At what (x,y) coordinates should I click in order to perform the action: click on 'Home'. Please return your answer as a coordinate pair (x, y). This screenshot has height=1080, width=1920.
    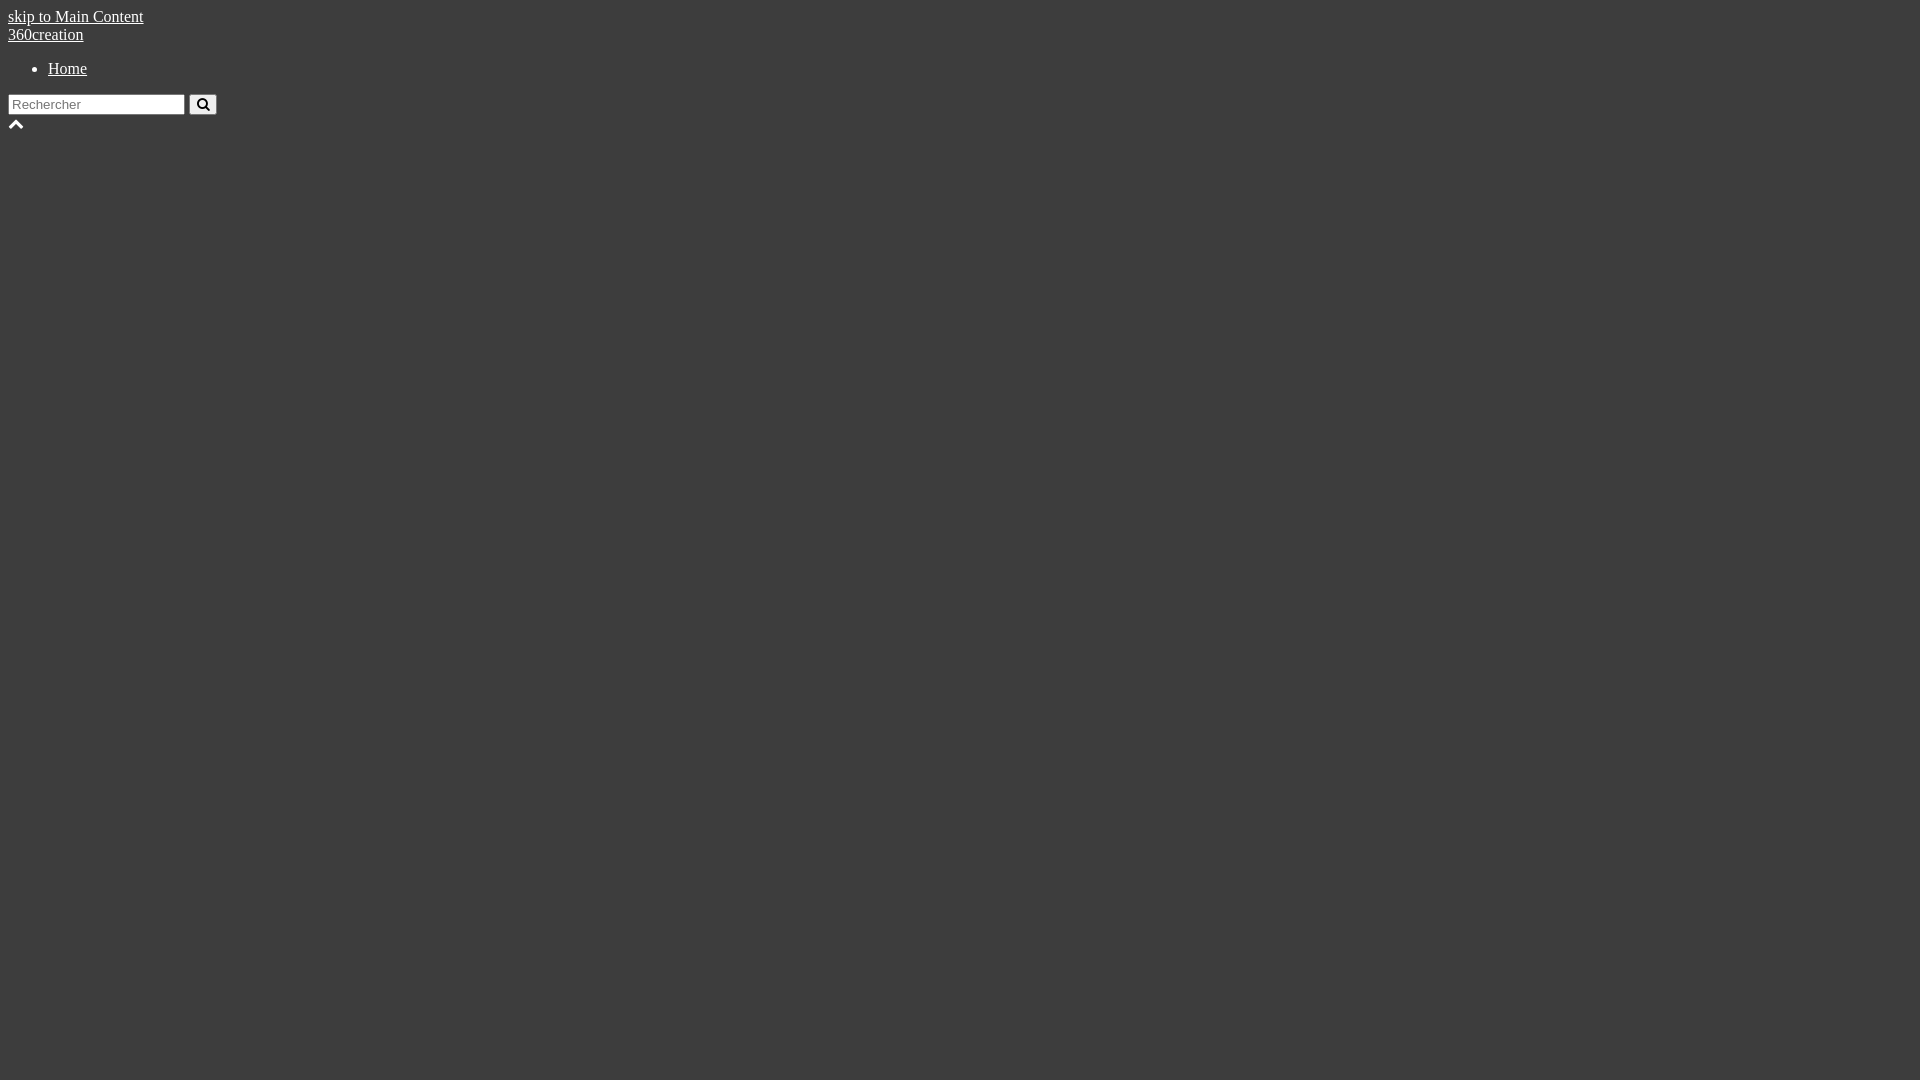
    Looking at the image, I should click on (67, 67).